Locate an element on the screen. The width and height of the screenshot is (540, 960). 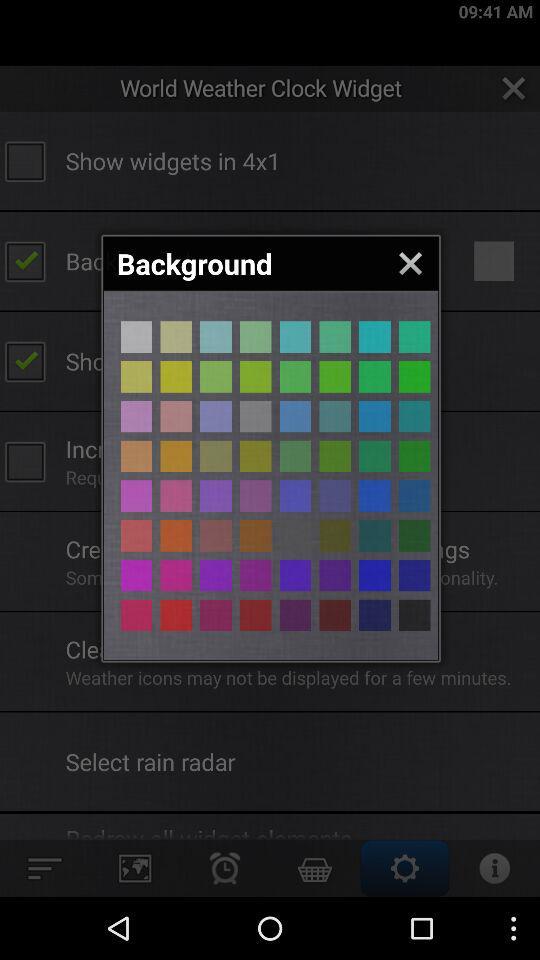
choose that color is located at coordinates (135, 614).